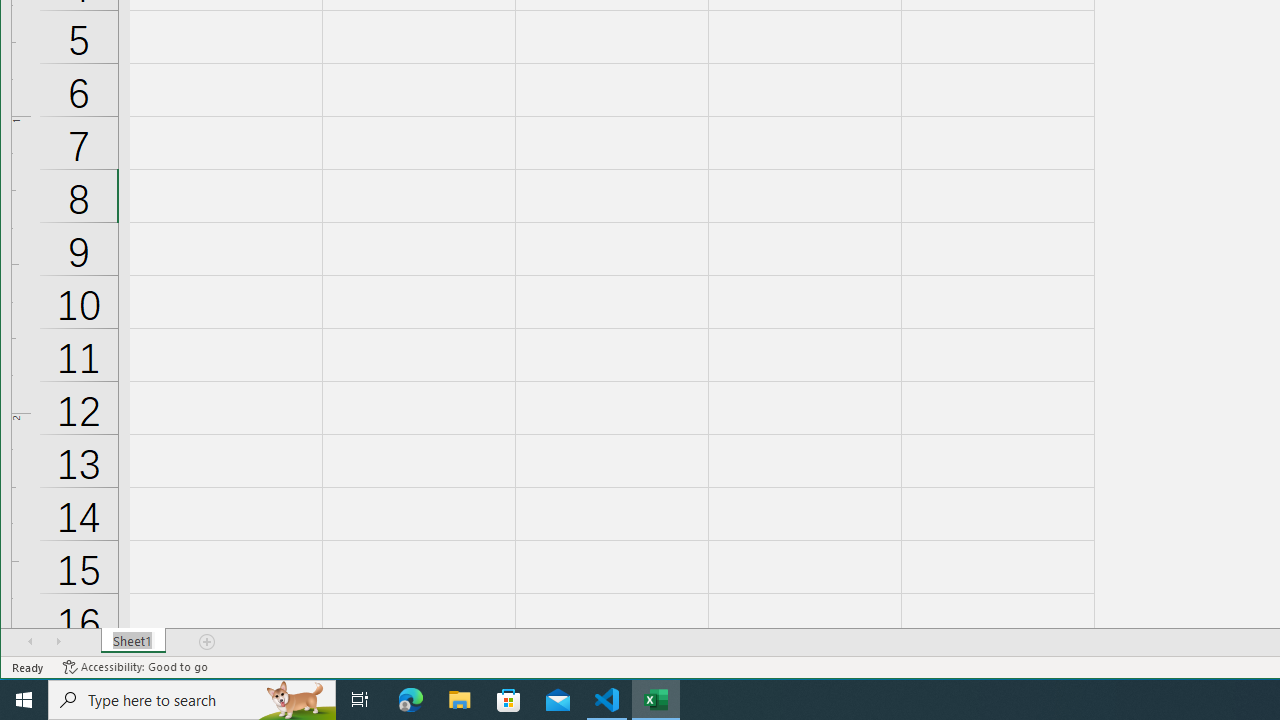 Image resolution: width=1280 pixels, height=720 pixels. Describe the element at coordinates (359, 698) in the screenshot. I see `'Task View'` at that location.